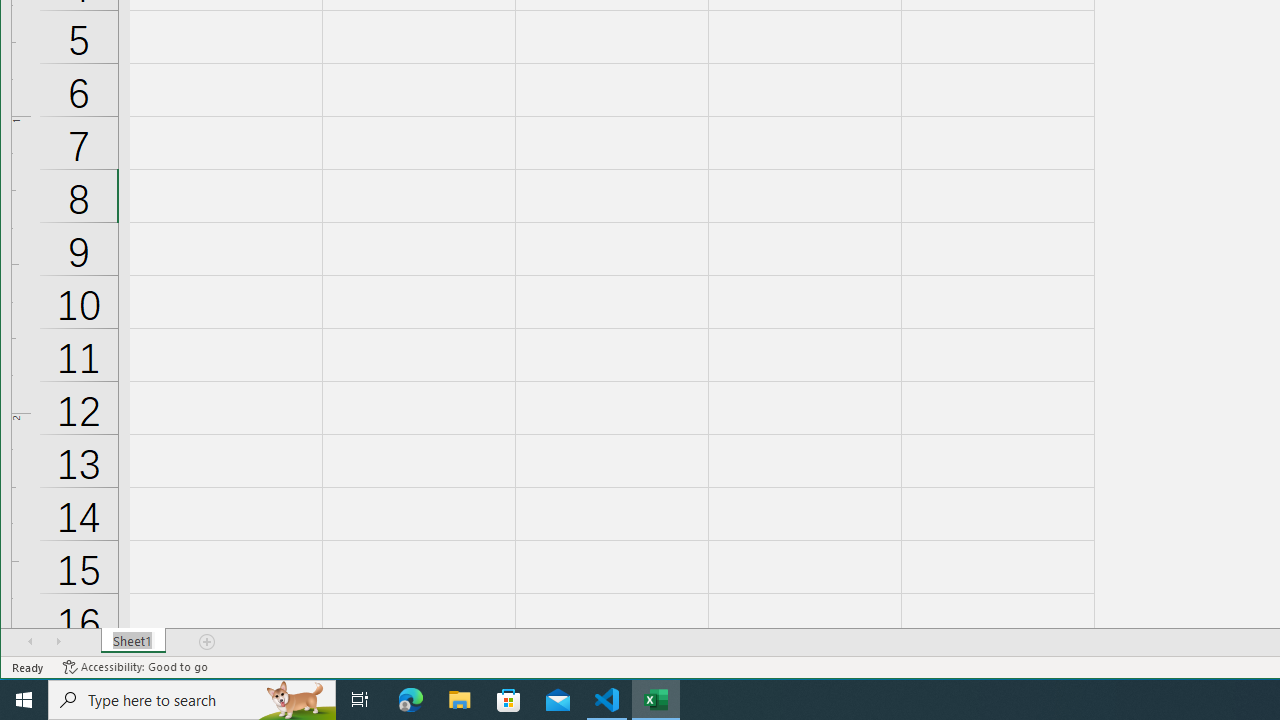 Image resolution: width=1280 pixels, height=720 pixels. Describe the element at coordinates (359, 698) in the screenshot. I see `'Task View'` at that location.